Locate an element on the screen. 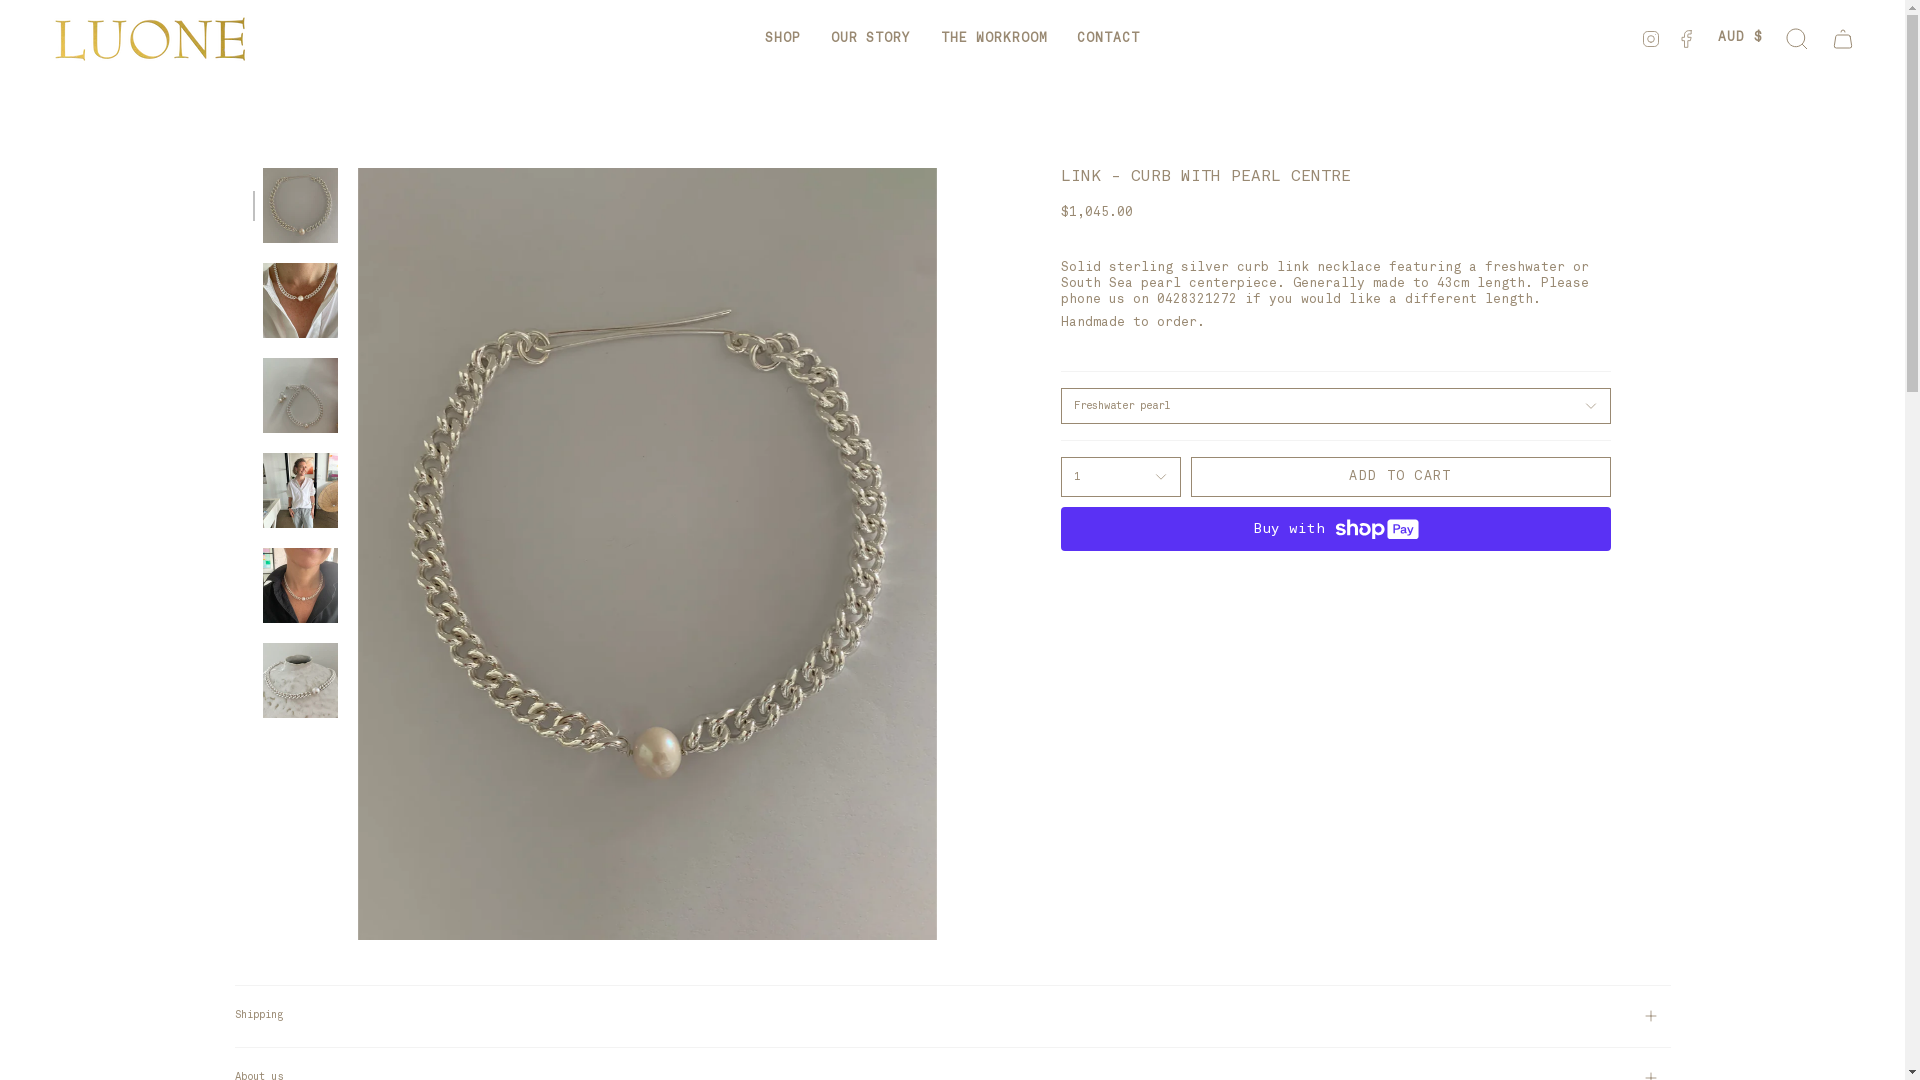 This screenshot has width=1920, height=1080. '1' is located at coordinates (1118, 477).